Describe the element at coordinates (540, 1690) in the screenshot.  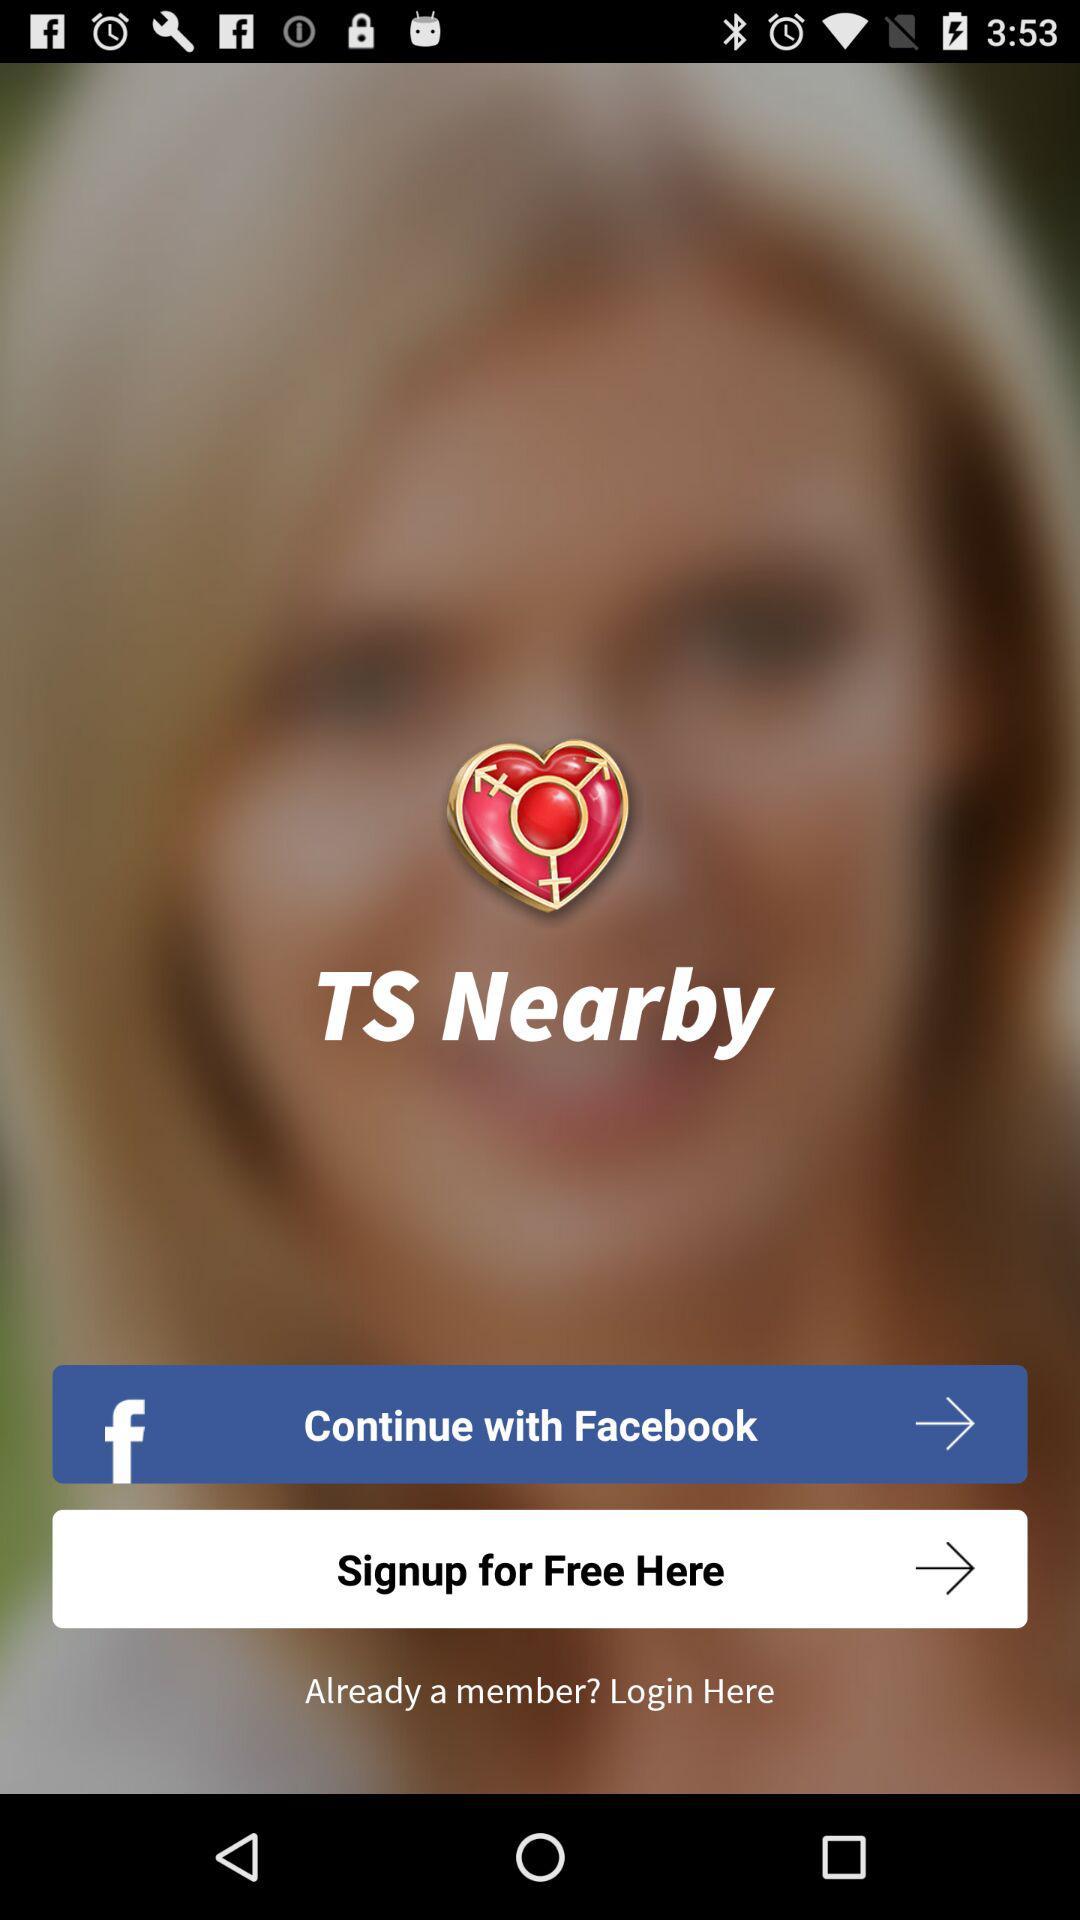
I see `the button below signup for free item` at that location.